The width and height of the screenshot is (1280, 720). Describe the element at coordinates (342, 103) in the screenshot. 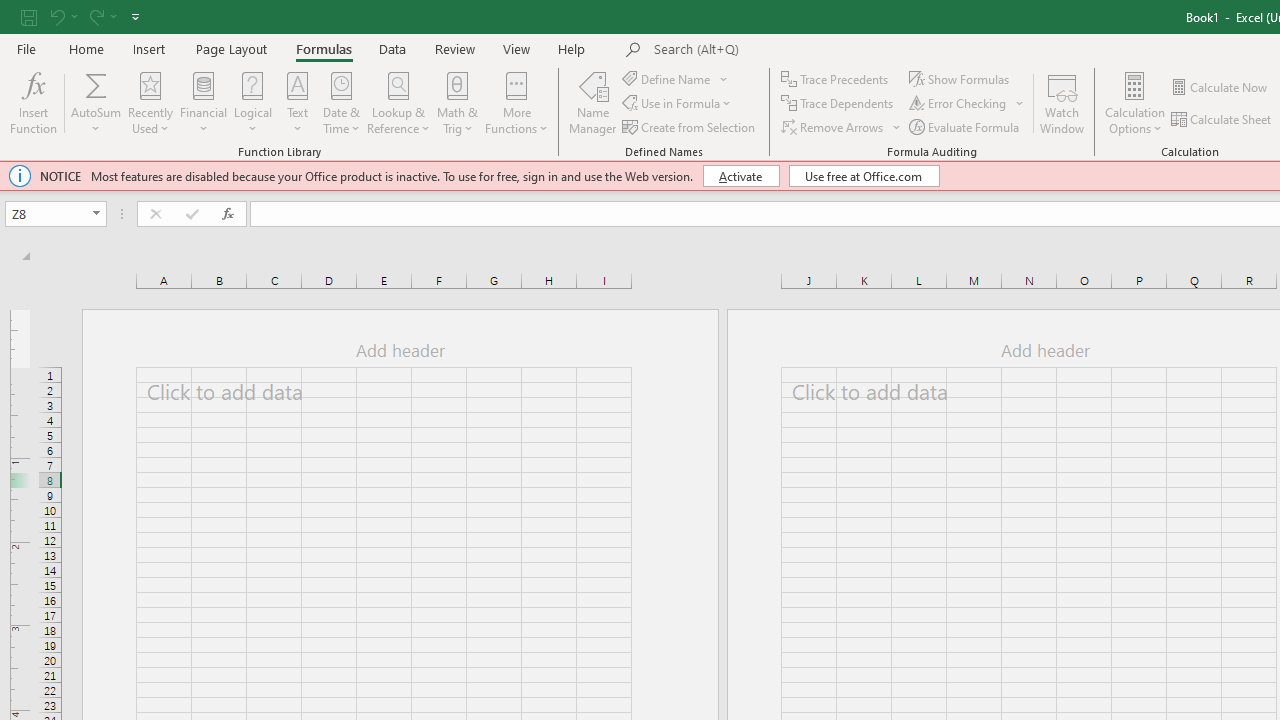

I see `'Date & Time'` at that location.